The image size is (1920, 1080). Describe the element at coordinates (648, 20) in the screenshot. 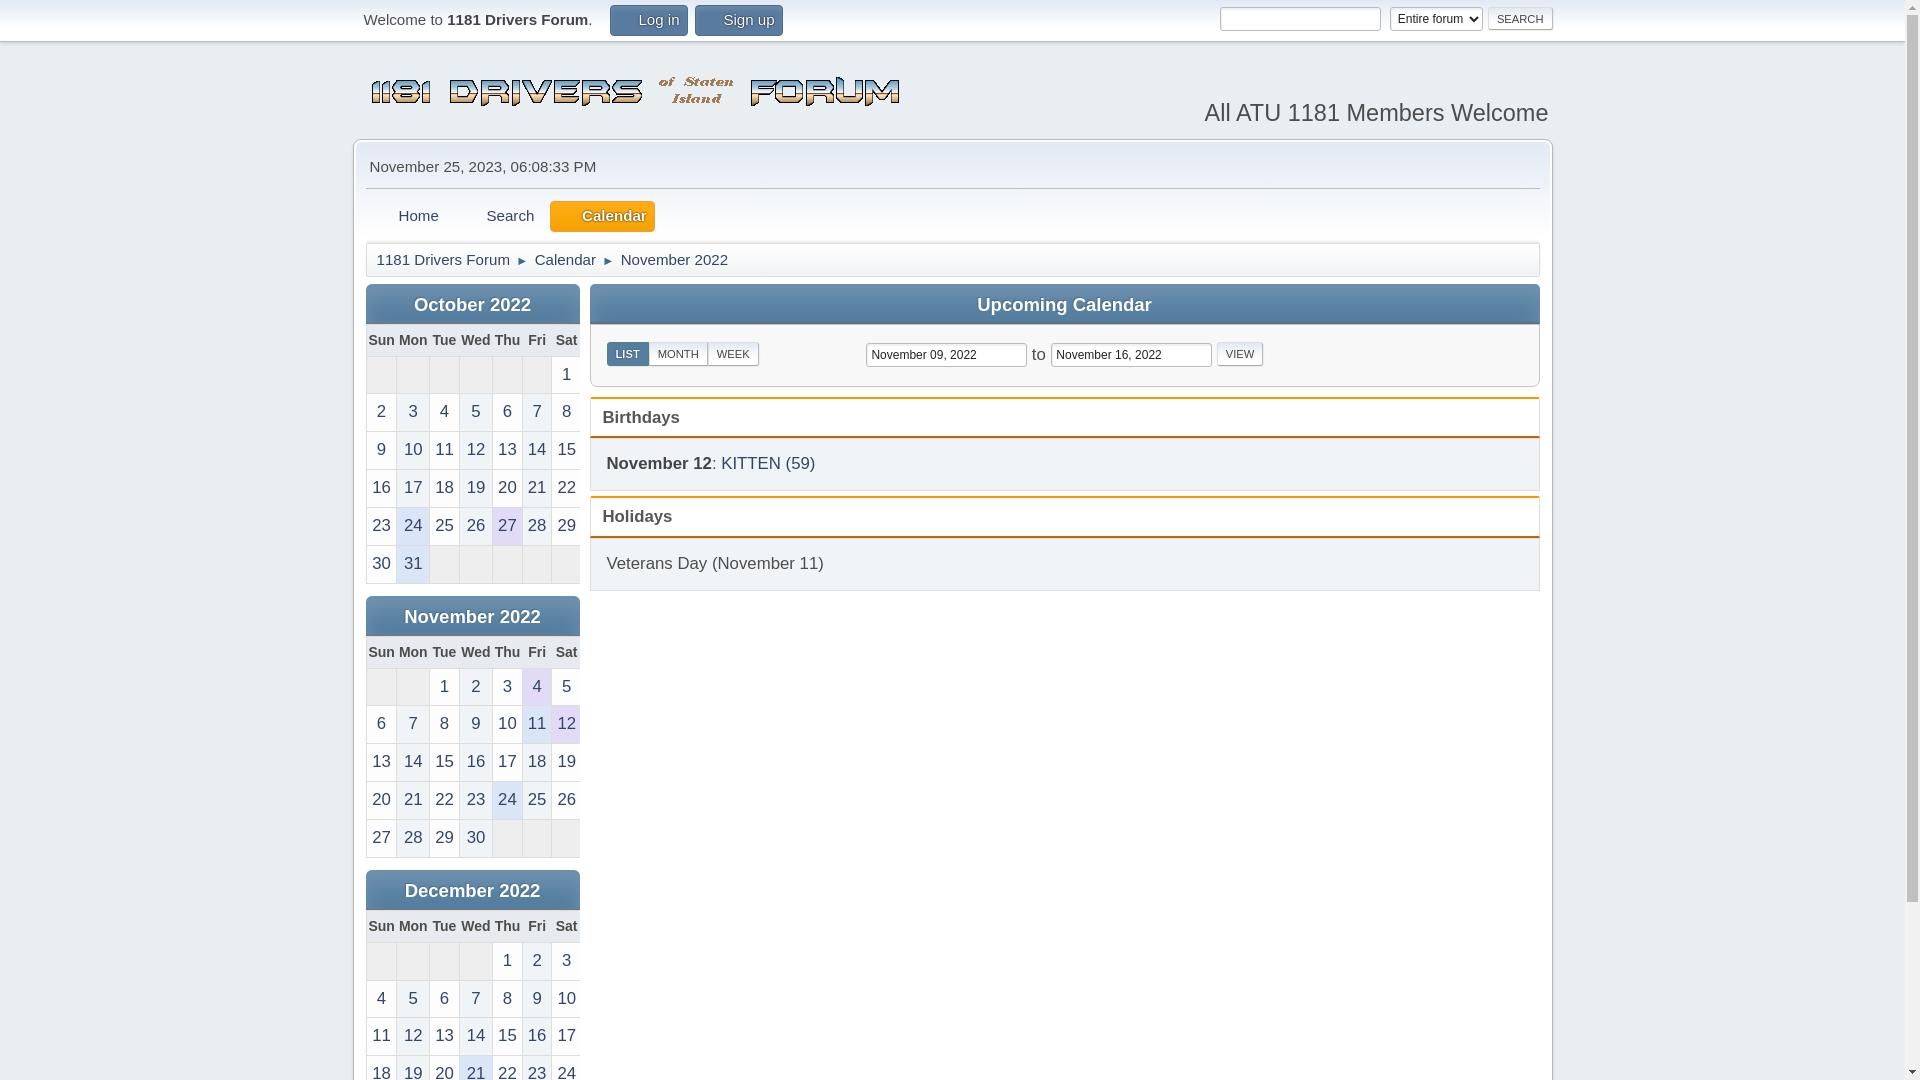

I see `'Log in'` at that location.